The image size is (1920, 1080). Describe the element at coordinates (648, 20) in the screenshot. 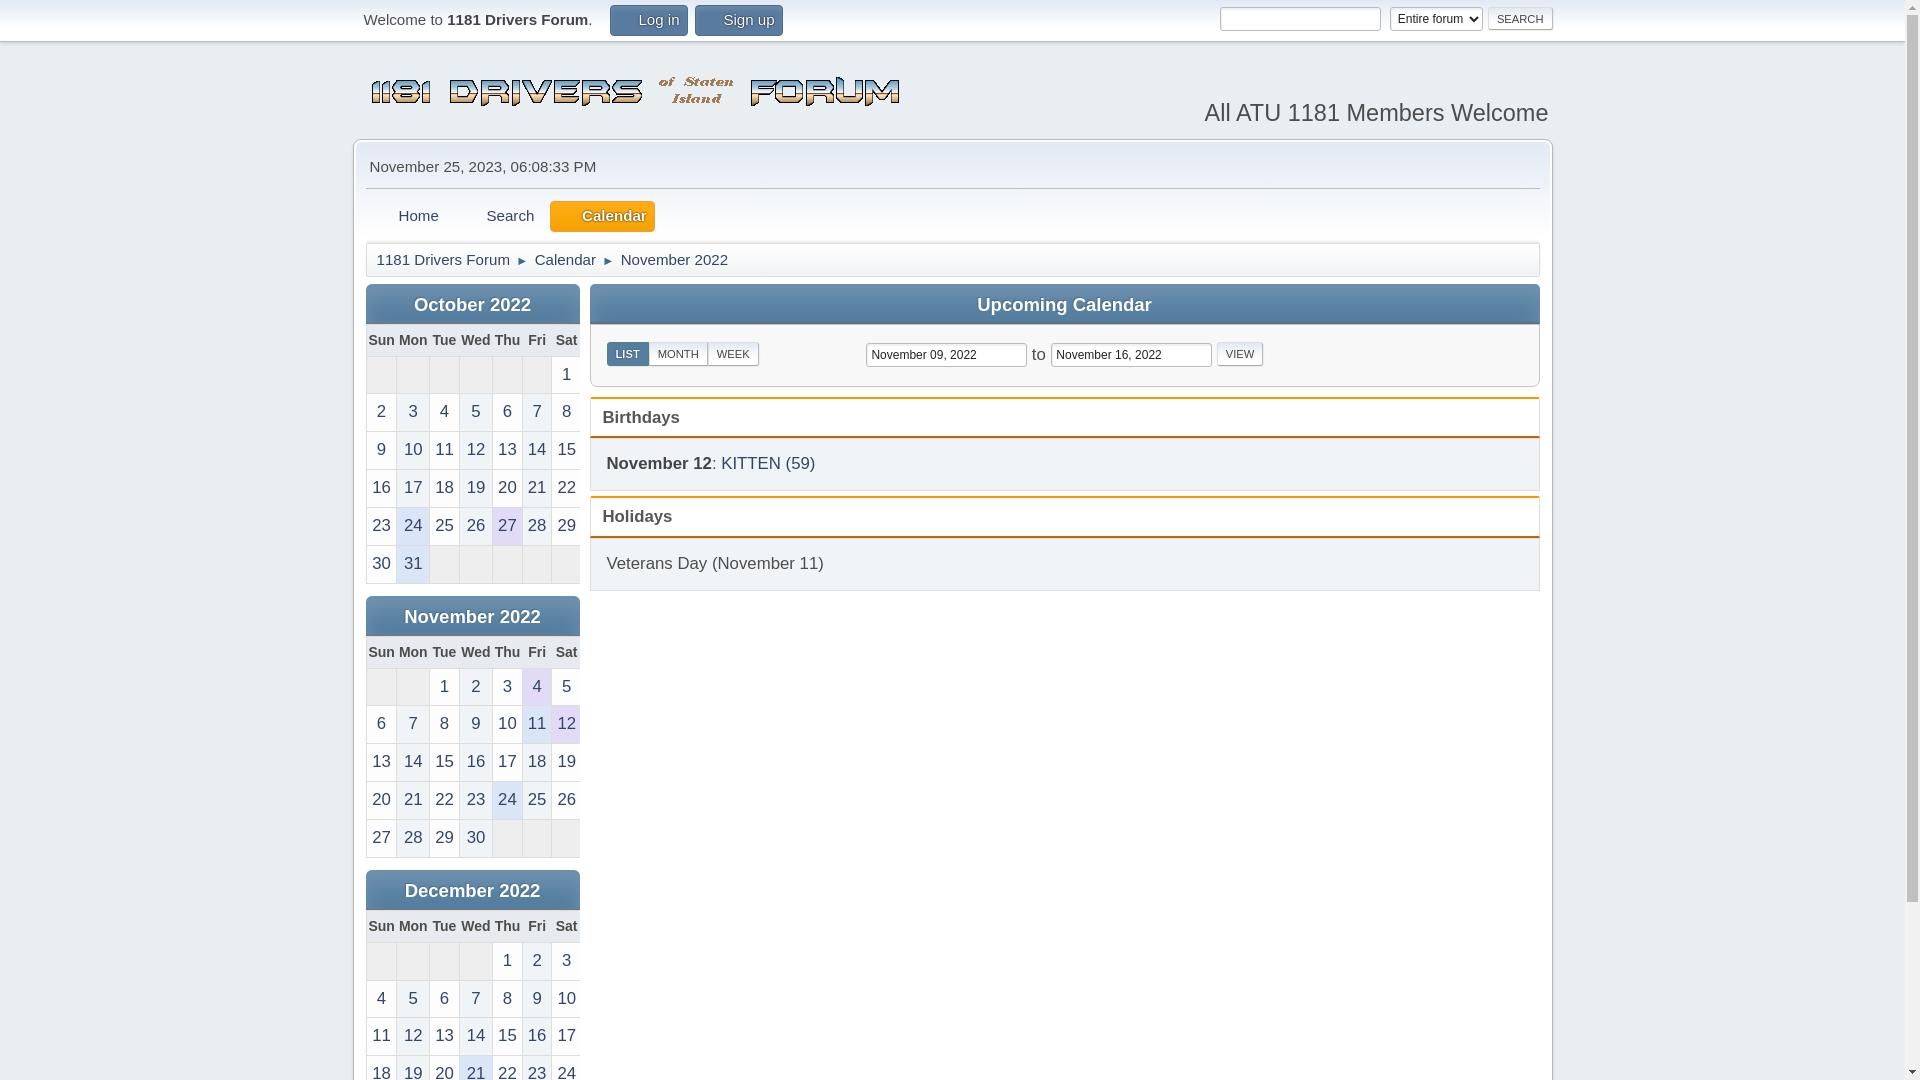

I see `'Log in'` at that location.